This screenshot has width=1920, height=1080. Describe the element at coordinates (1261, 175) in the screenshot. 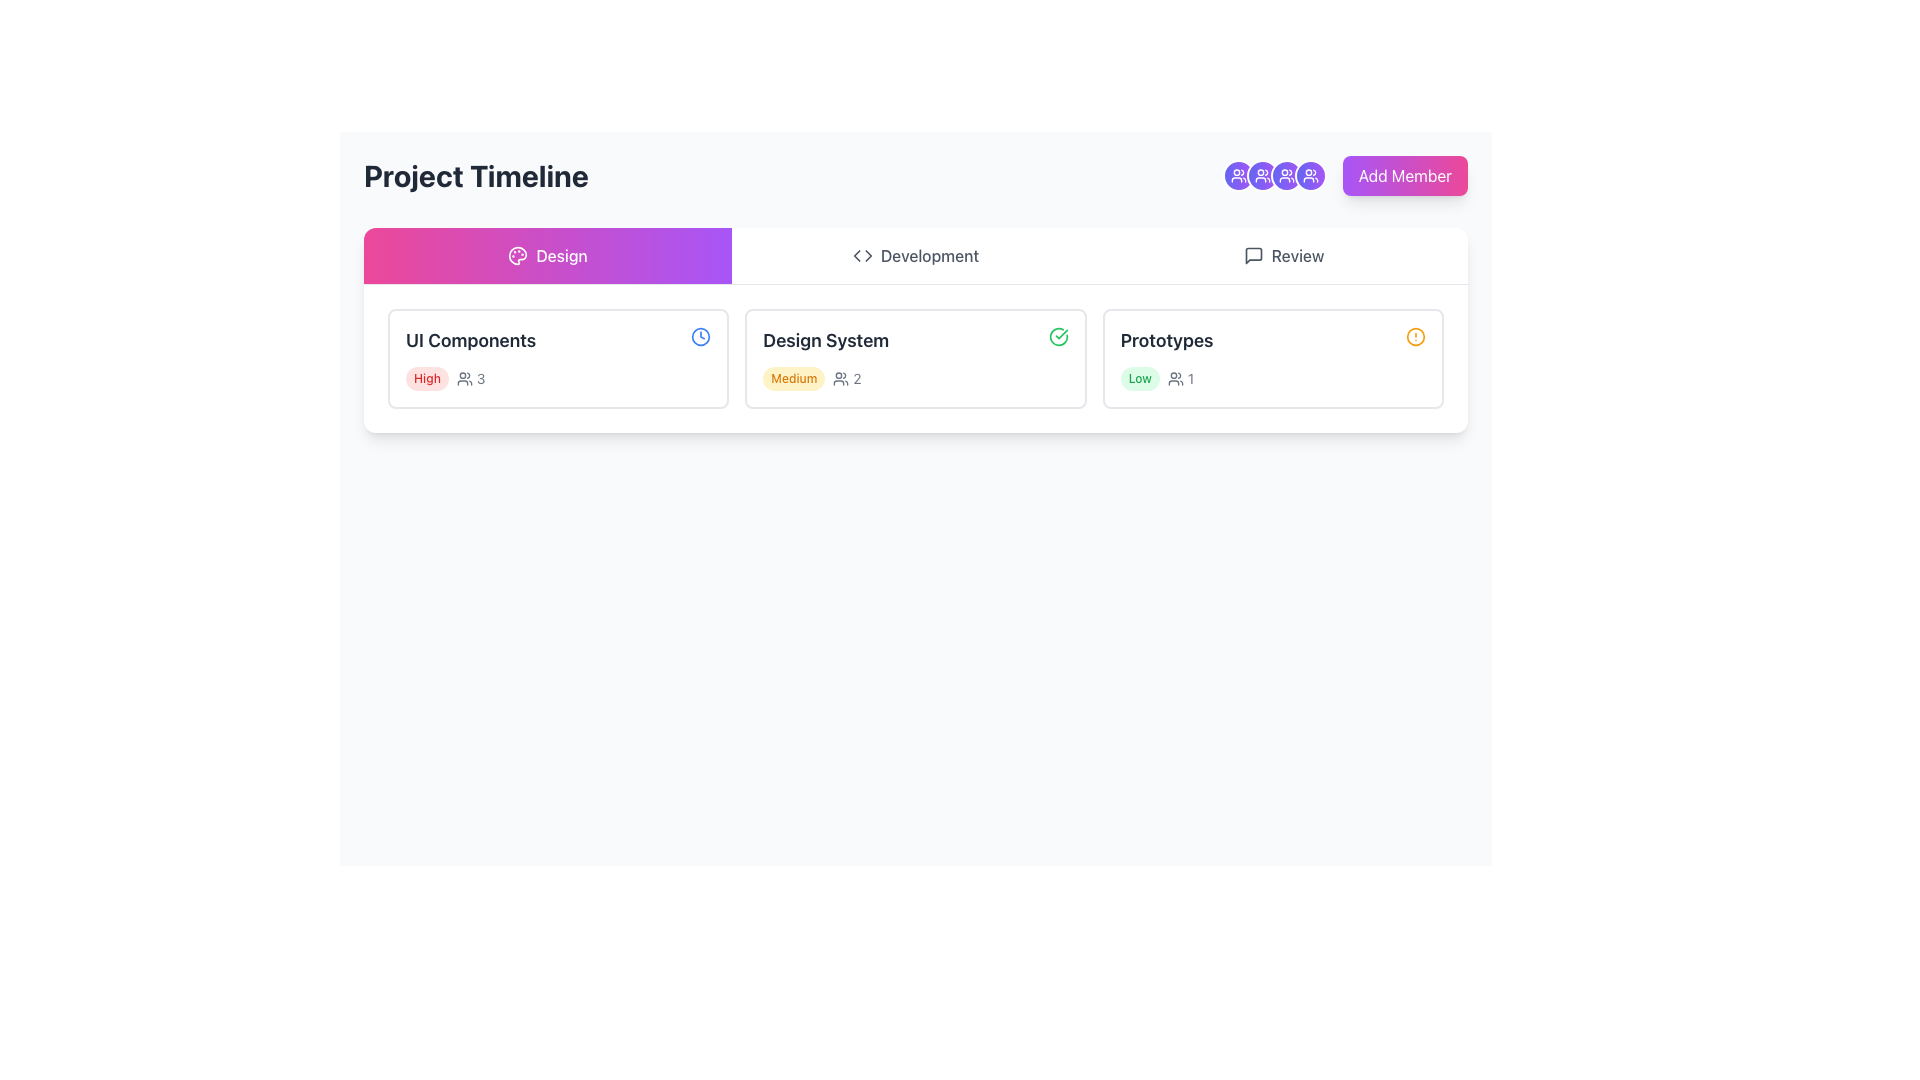

I see `the SVG group icon within a decorative button, which is styled in white and located in the top-right corner of the interface, fourth in a row of similar icons before the 'Add Member' button` at that location.